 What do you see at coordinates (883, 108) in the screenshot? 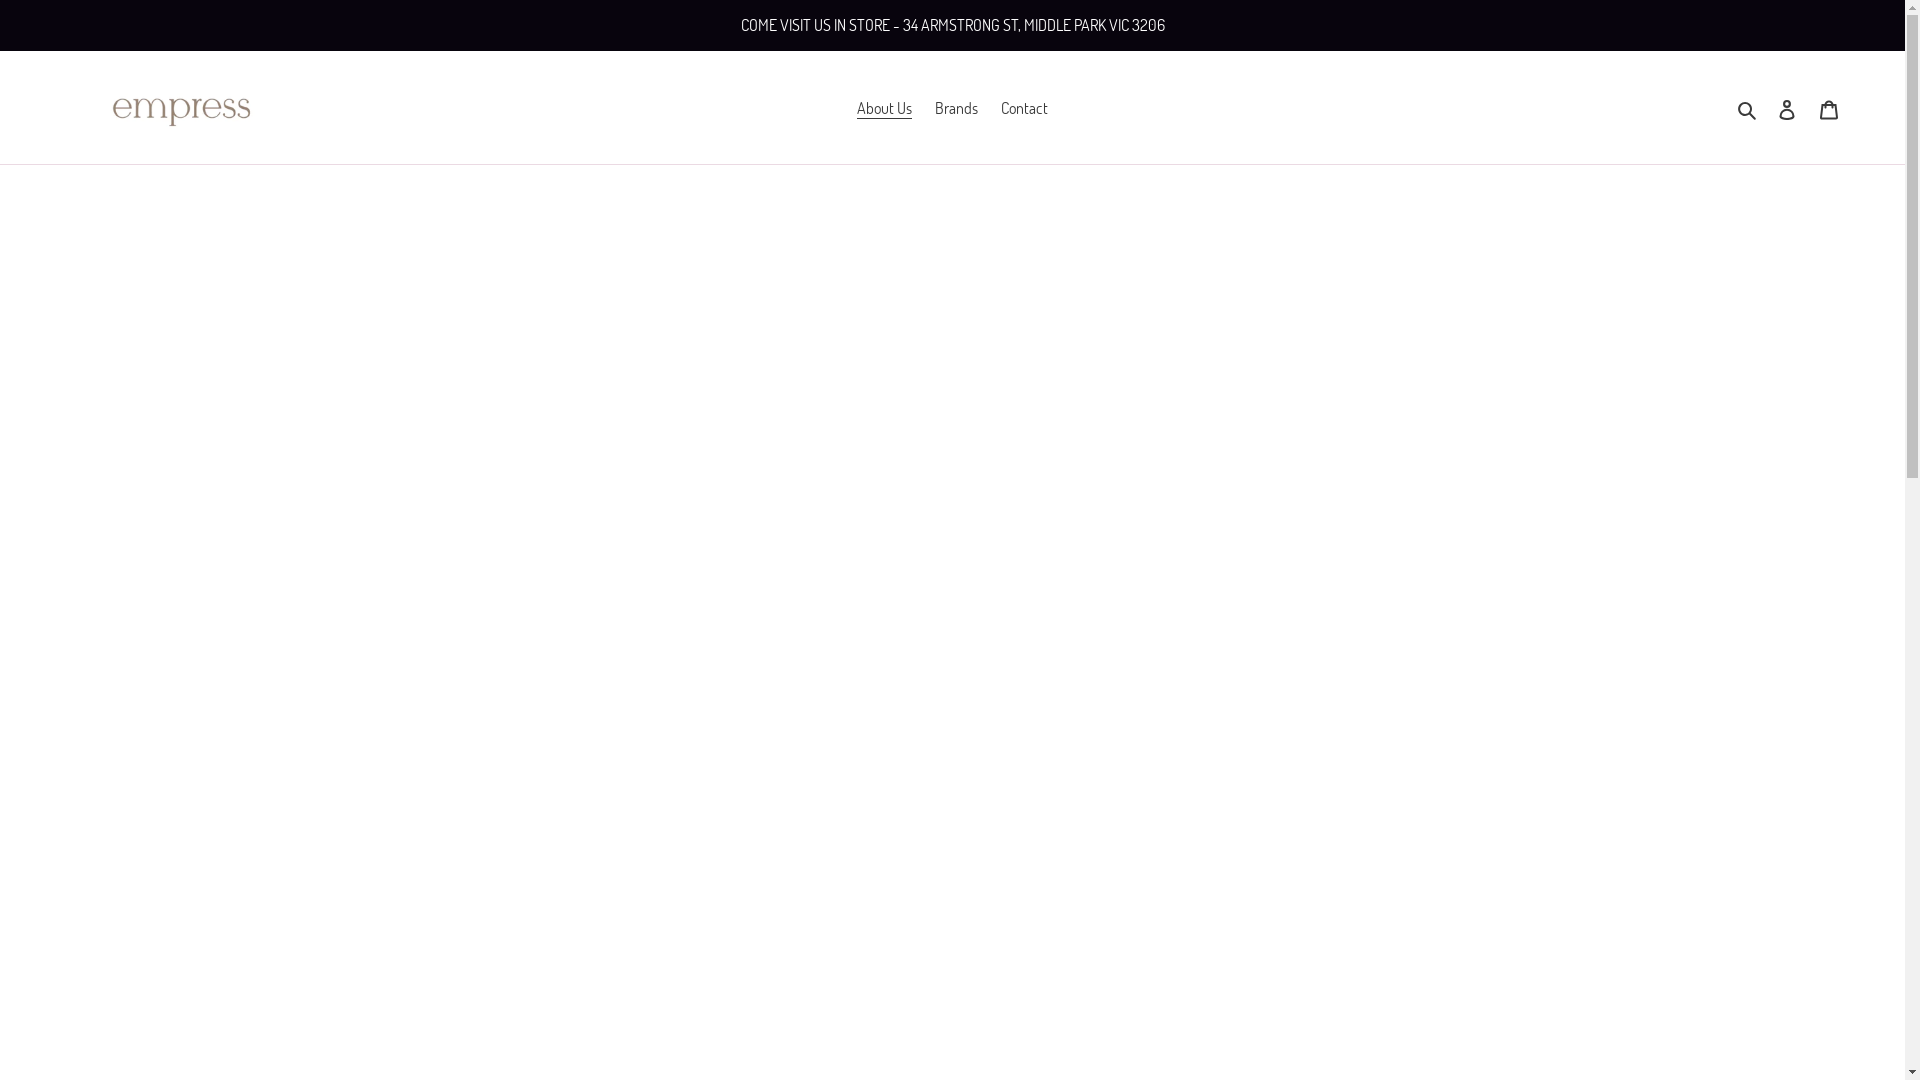
I see `'About Us'` at bounding box center [883, 108].